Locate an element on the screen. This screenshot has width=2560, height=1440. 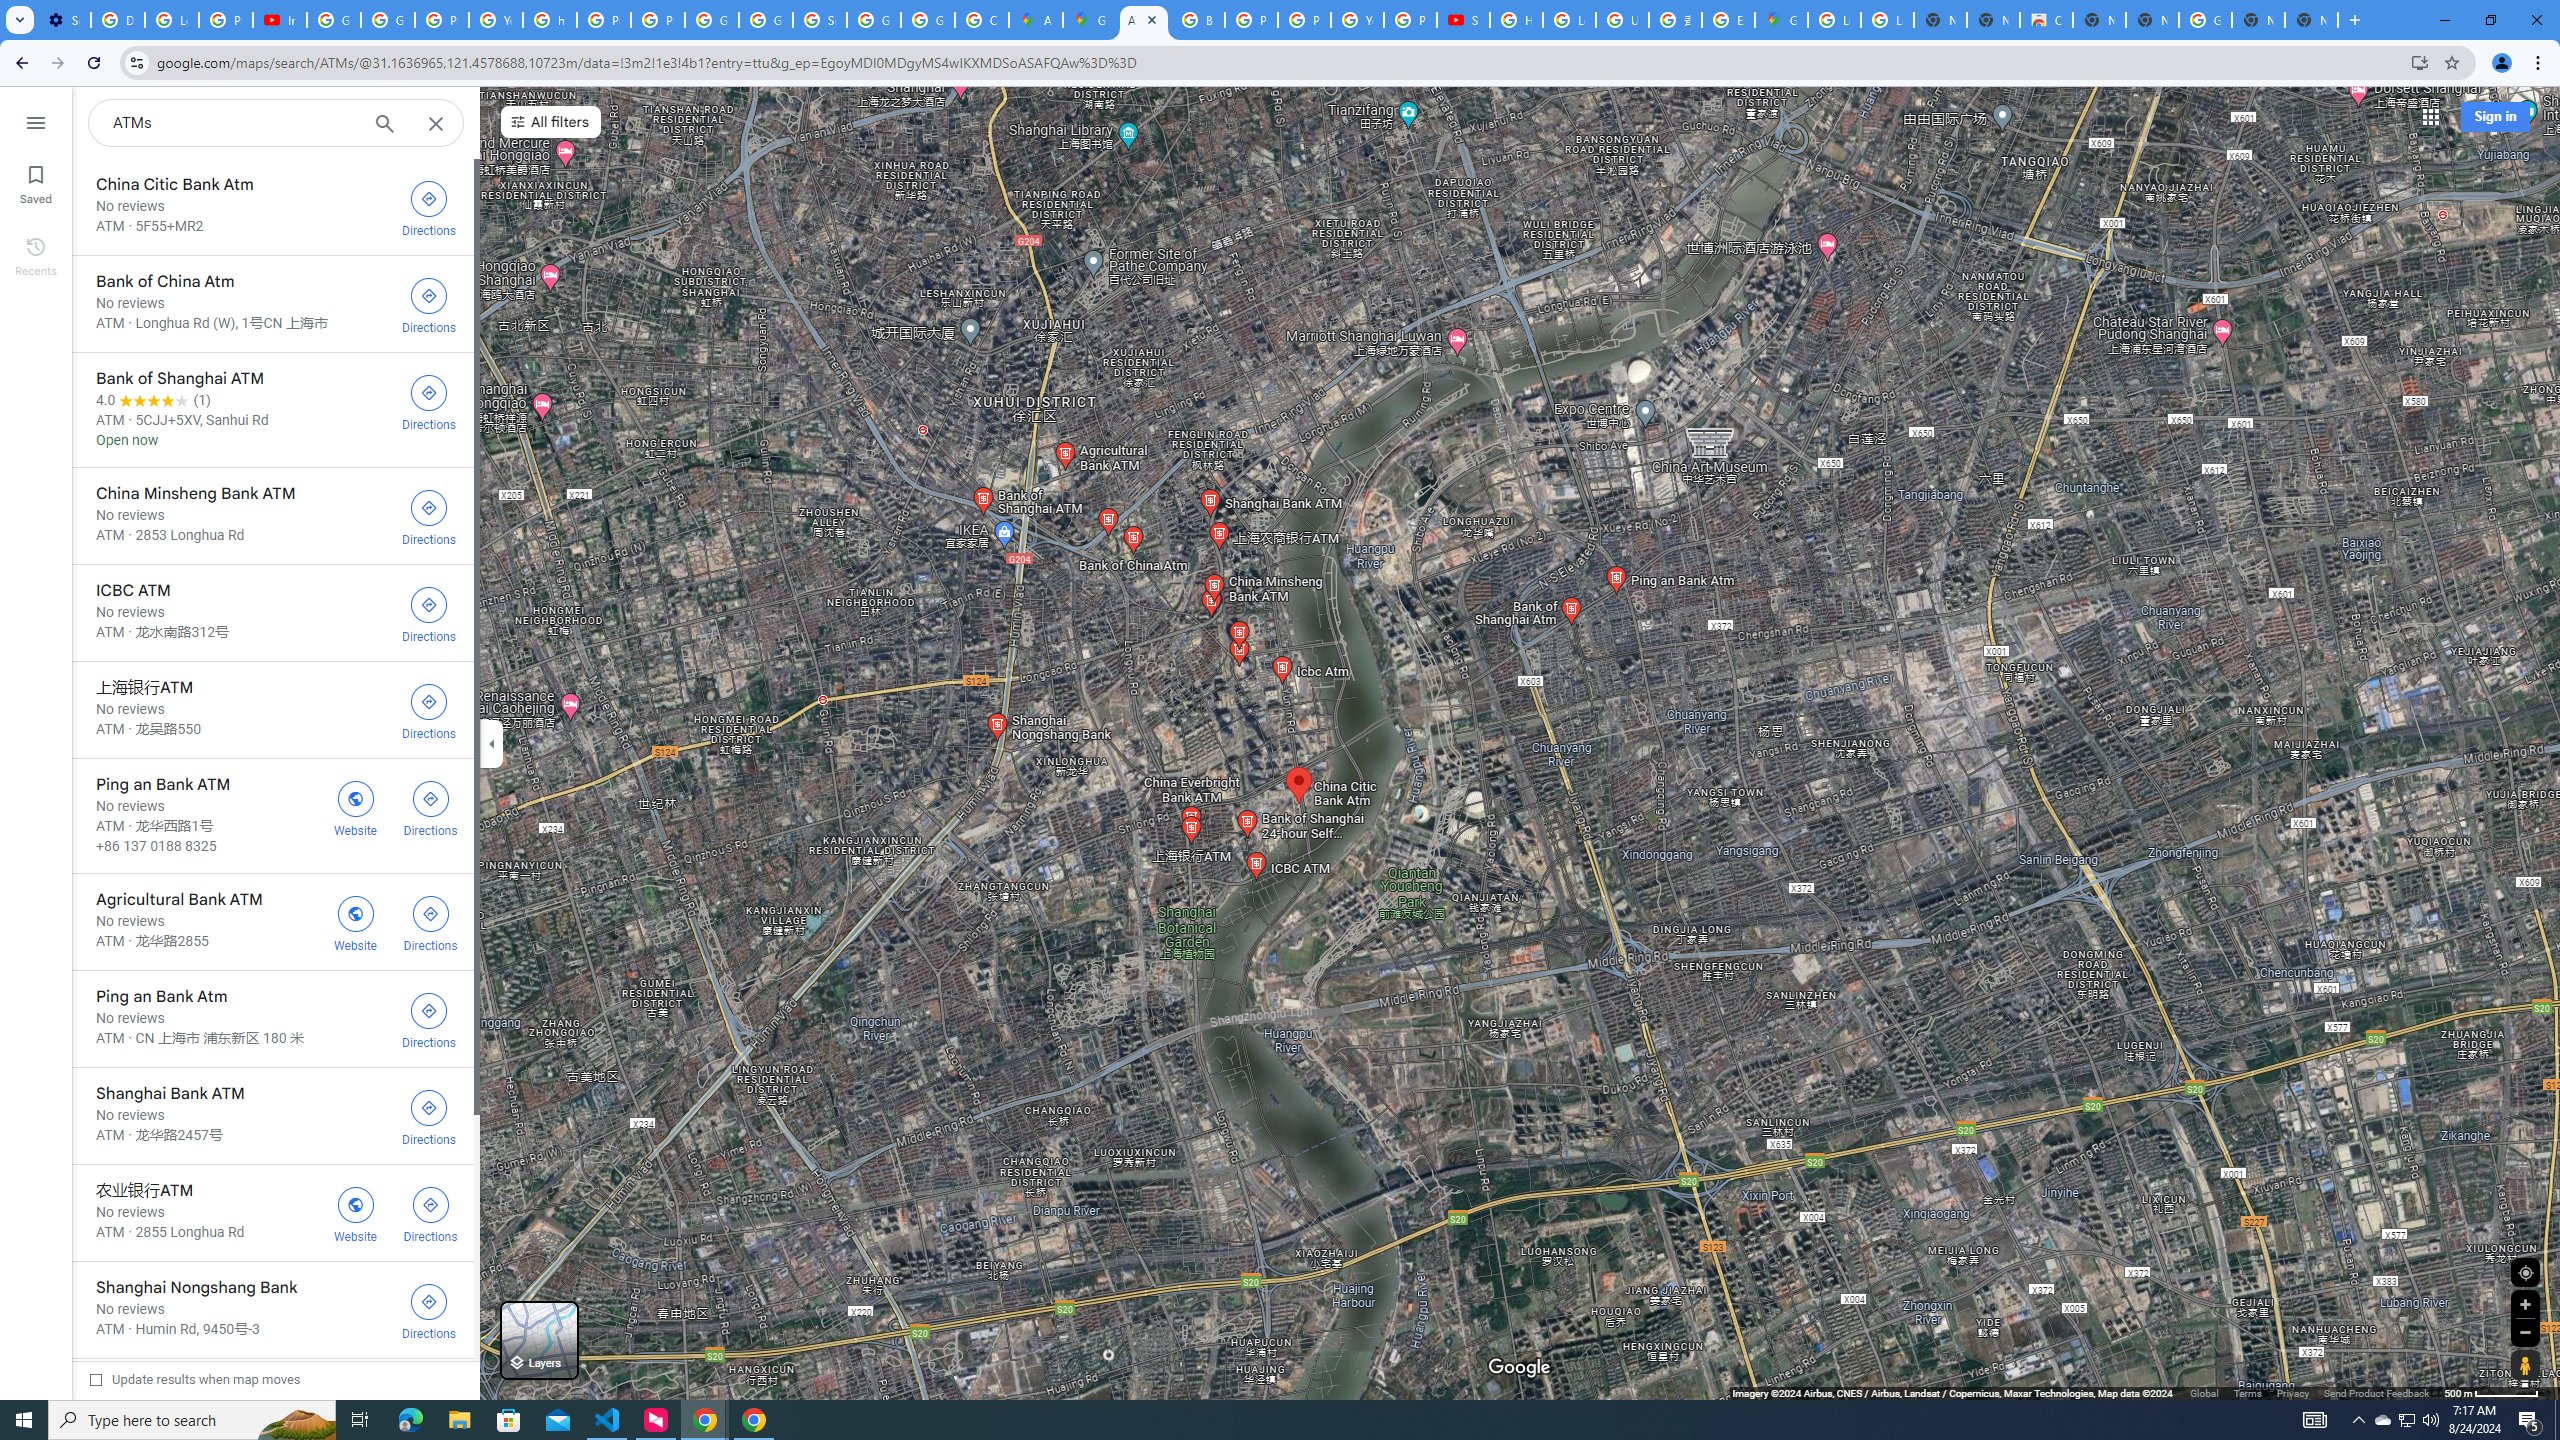
'ICBC ATM' is located at coordinates (272, 612).